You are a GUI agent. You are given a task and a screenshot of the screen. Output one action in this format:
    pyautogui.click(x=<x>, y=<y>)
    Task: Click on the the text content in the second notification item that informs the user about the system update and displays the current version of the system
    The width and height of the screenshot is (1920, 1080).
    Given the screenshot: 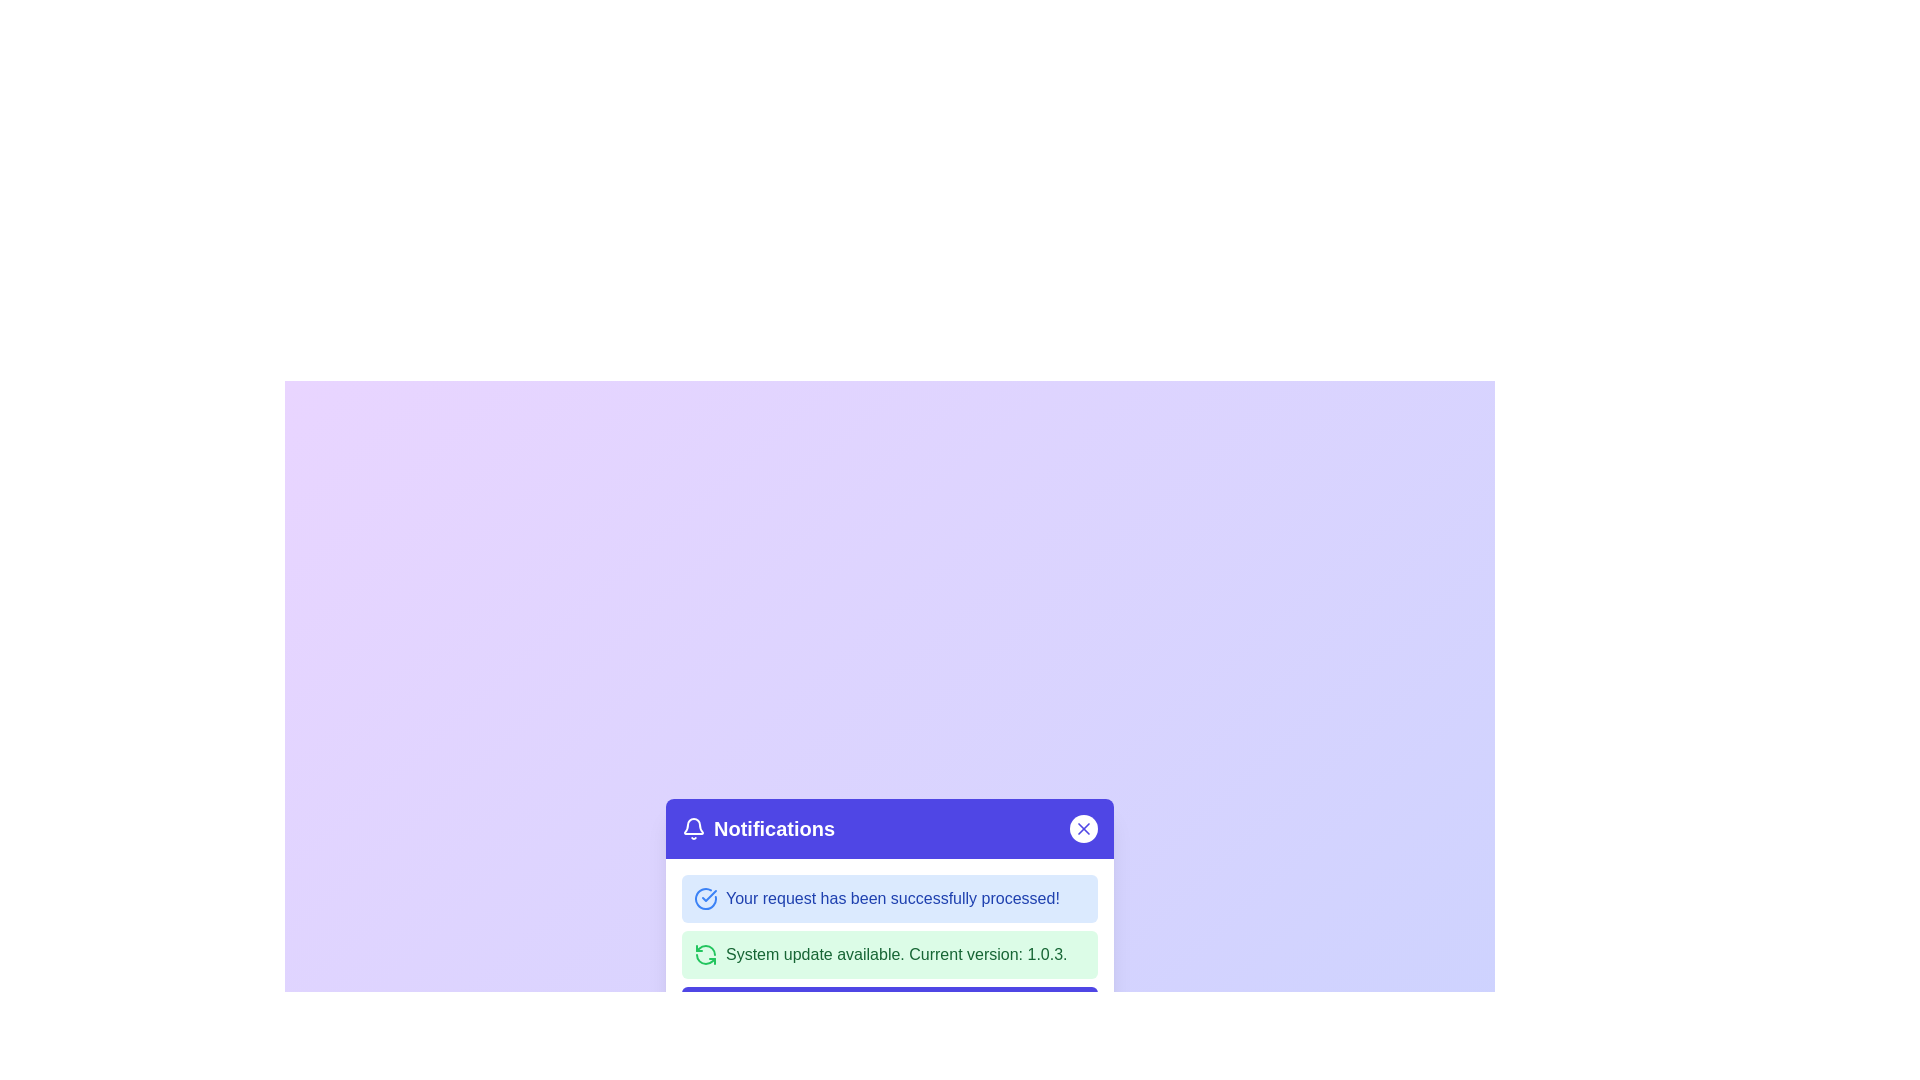 What is the action you would take?
    pyautogui.click(x=895, y=954)
    